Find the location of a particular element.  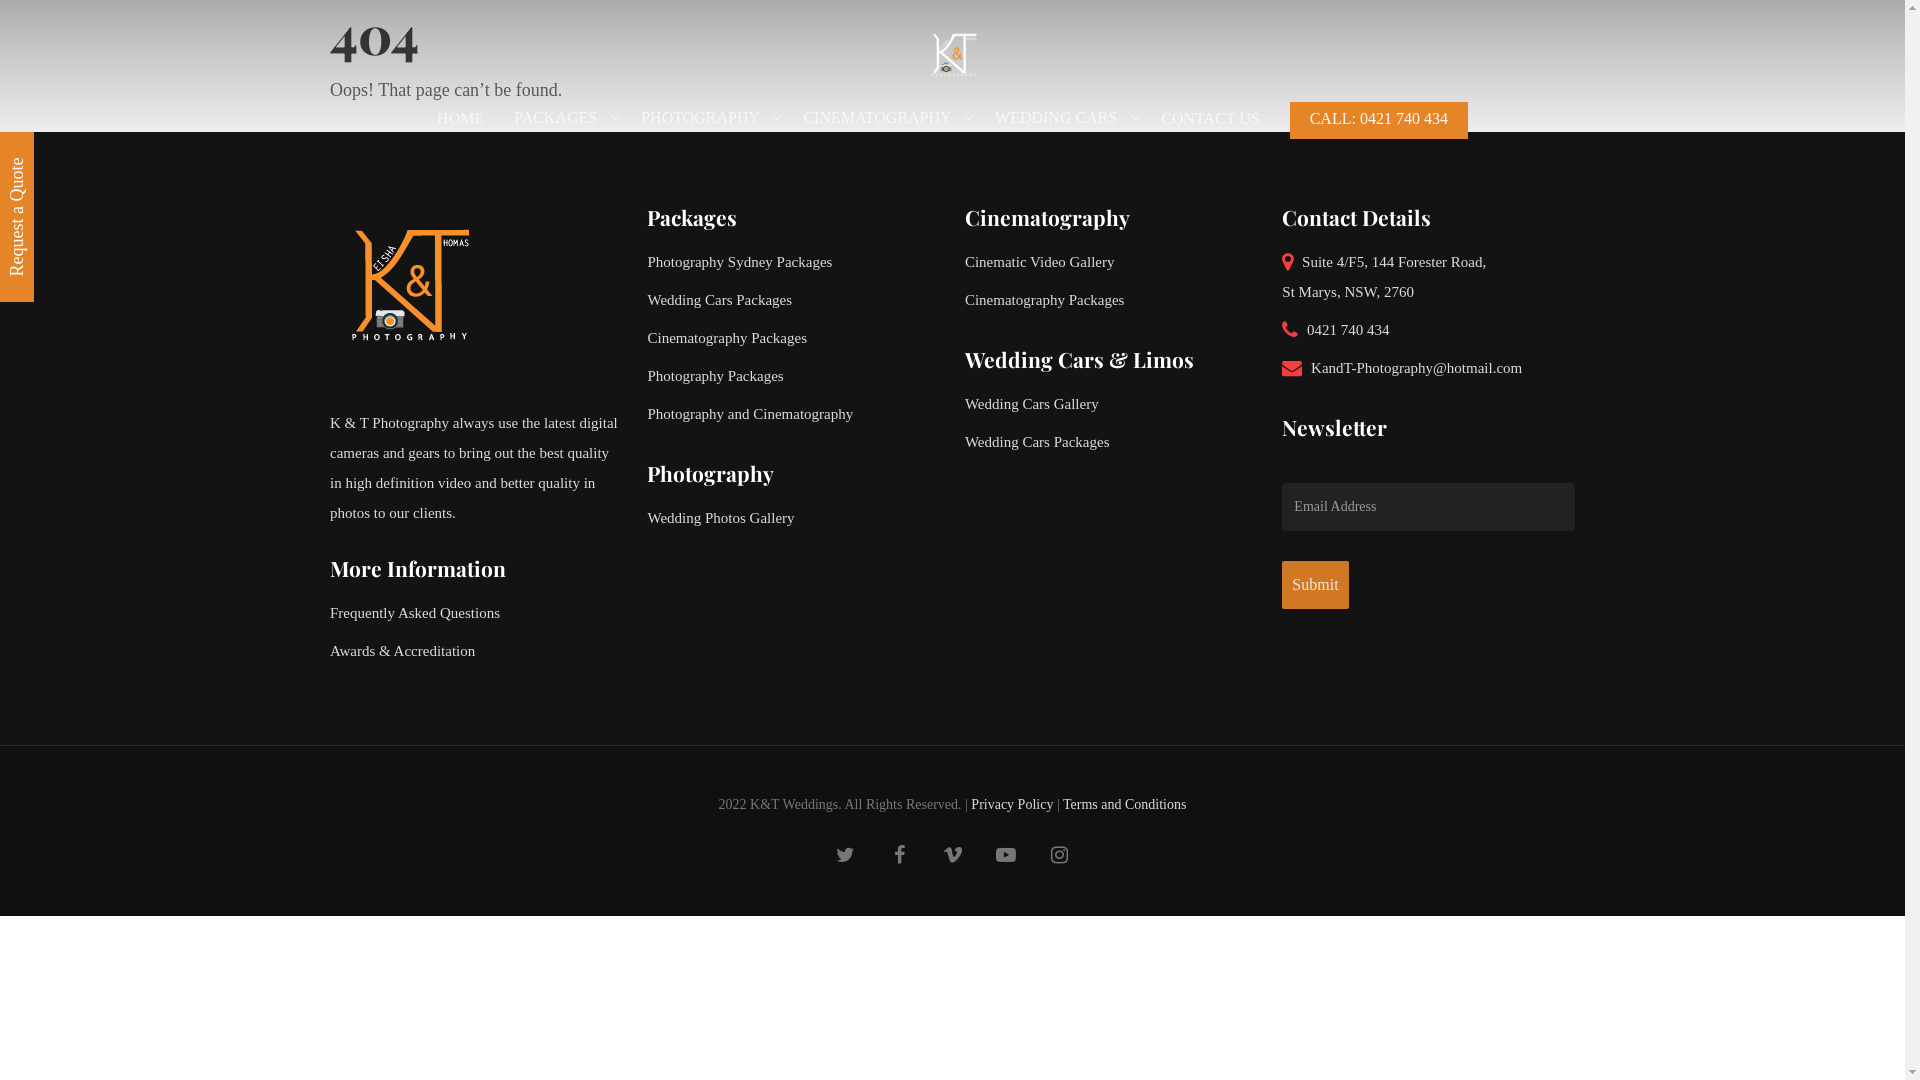

'Cinematography Packages' is located at coordinates (1110, 300).